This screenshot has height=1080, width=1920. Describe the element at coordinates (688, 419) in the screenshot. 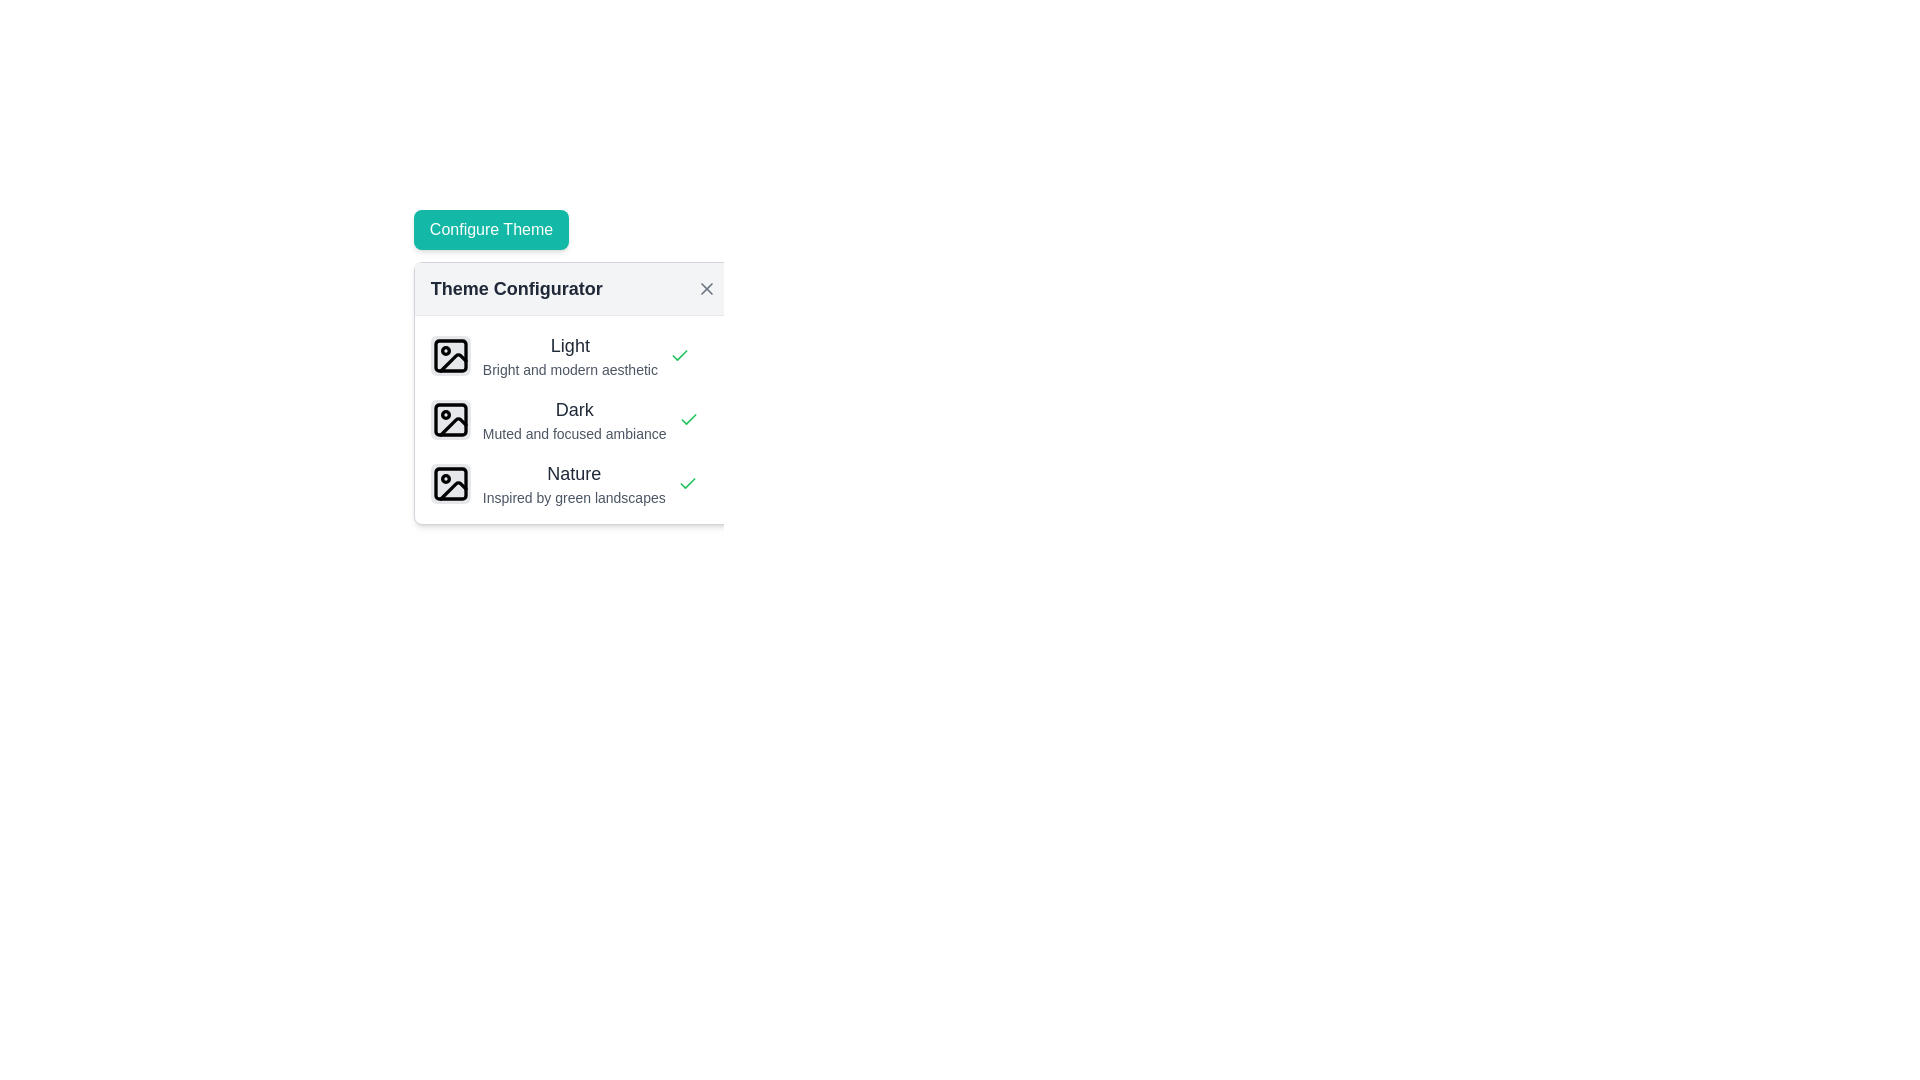

I see `the check mark icon located to the right of the 'Dark' list item in the 'Theme Configurator' panel` at that location.